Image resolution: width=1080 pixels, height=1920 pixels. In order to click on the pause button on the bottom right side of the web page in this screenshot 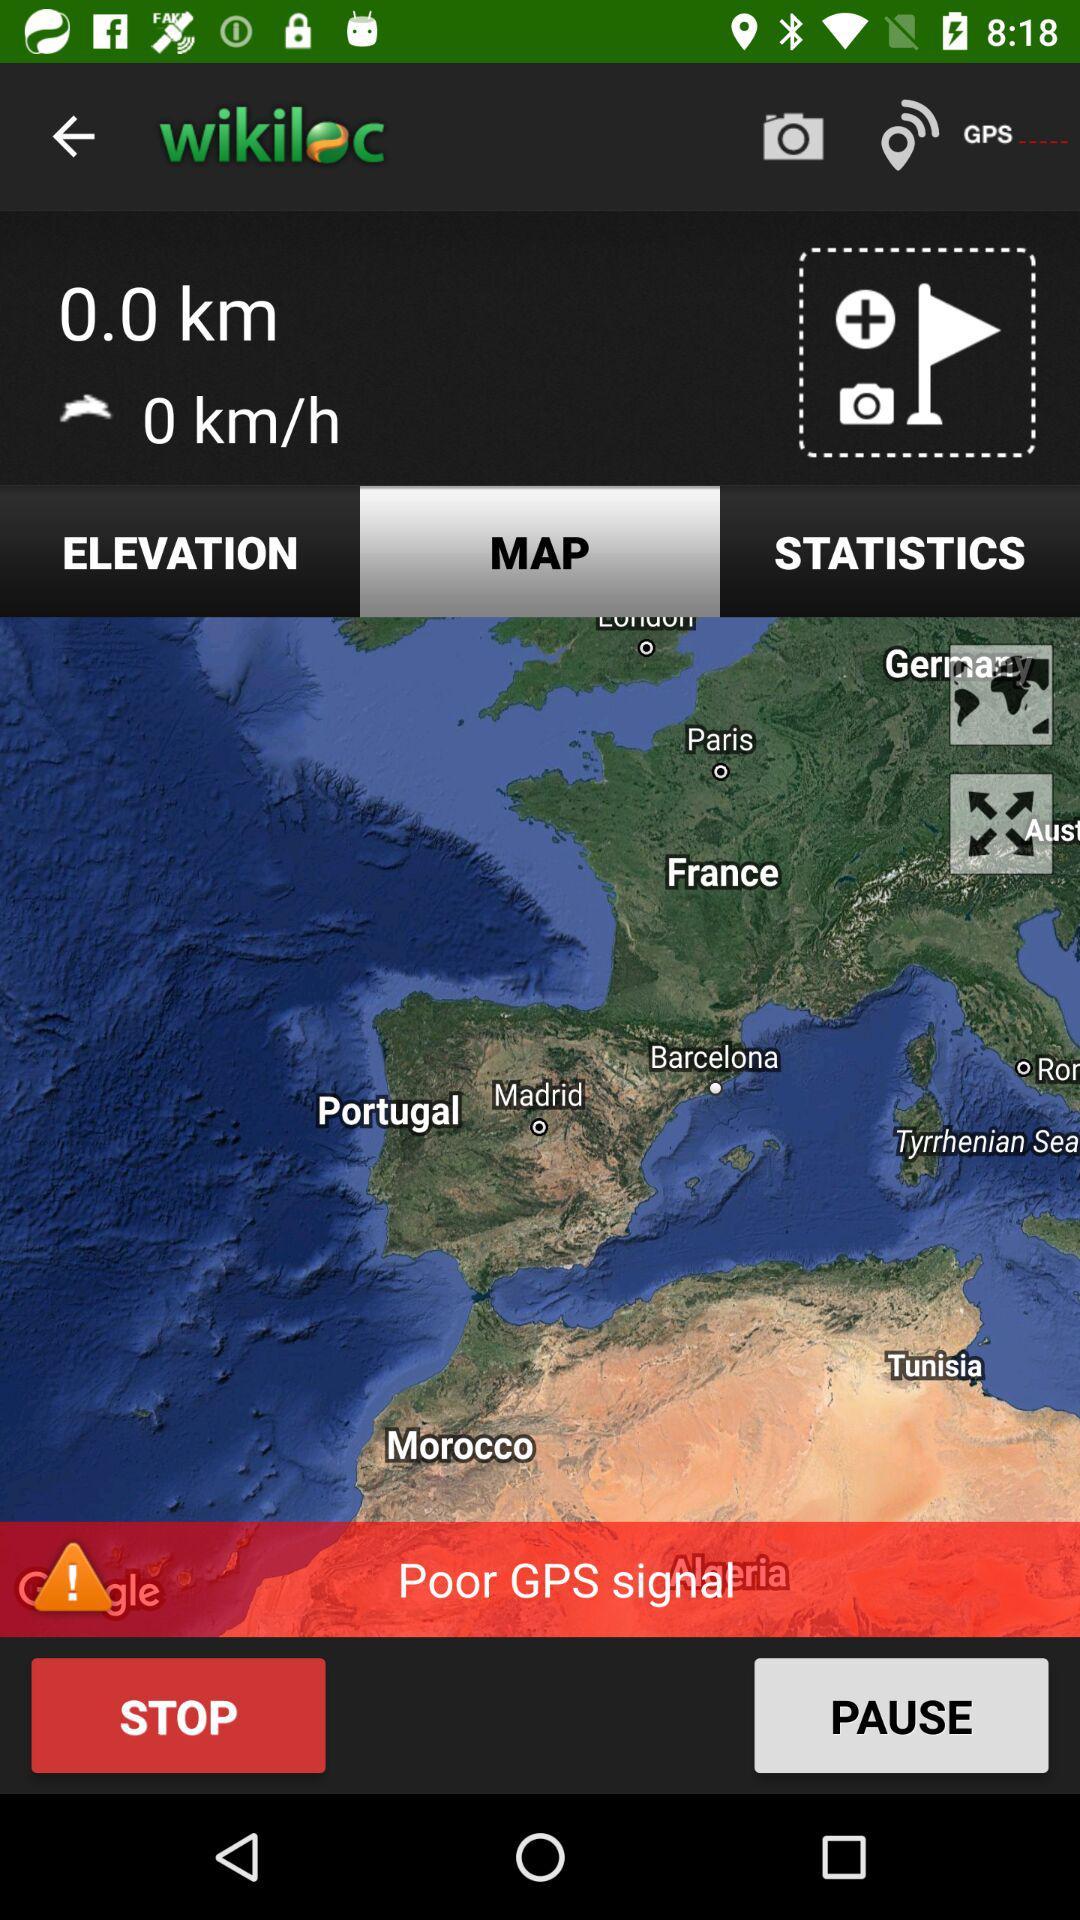, I will do `click(902, 1714)`.